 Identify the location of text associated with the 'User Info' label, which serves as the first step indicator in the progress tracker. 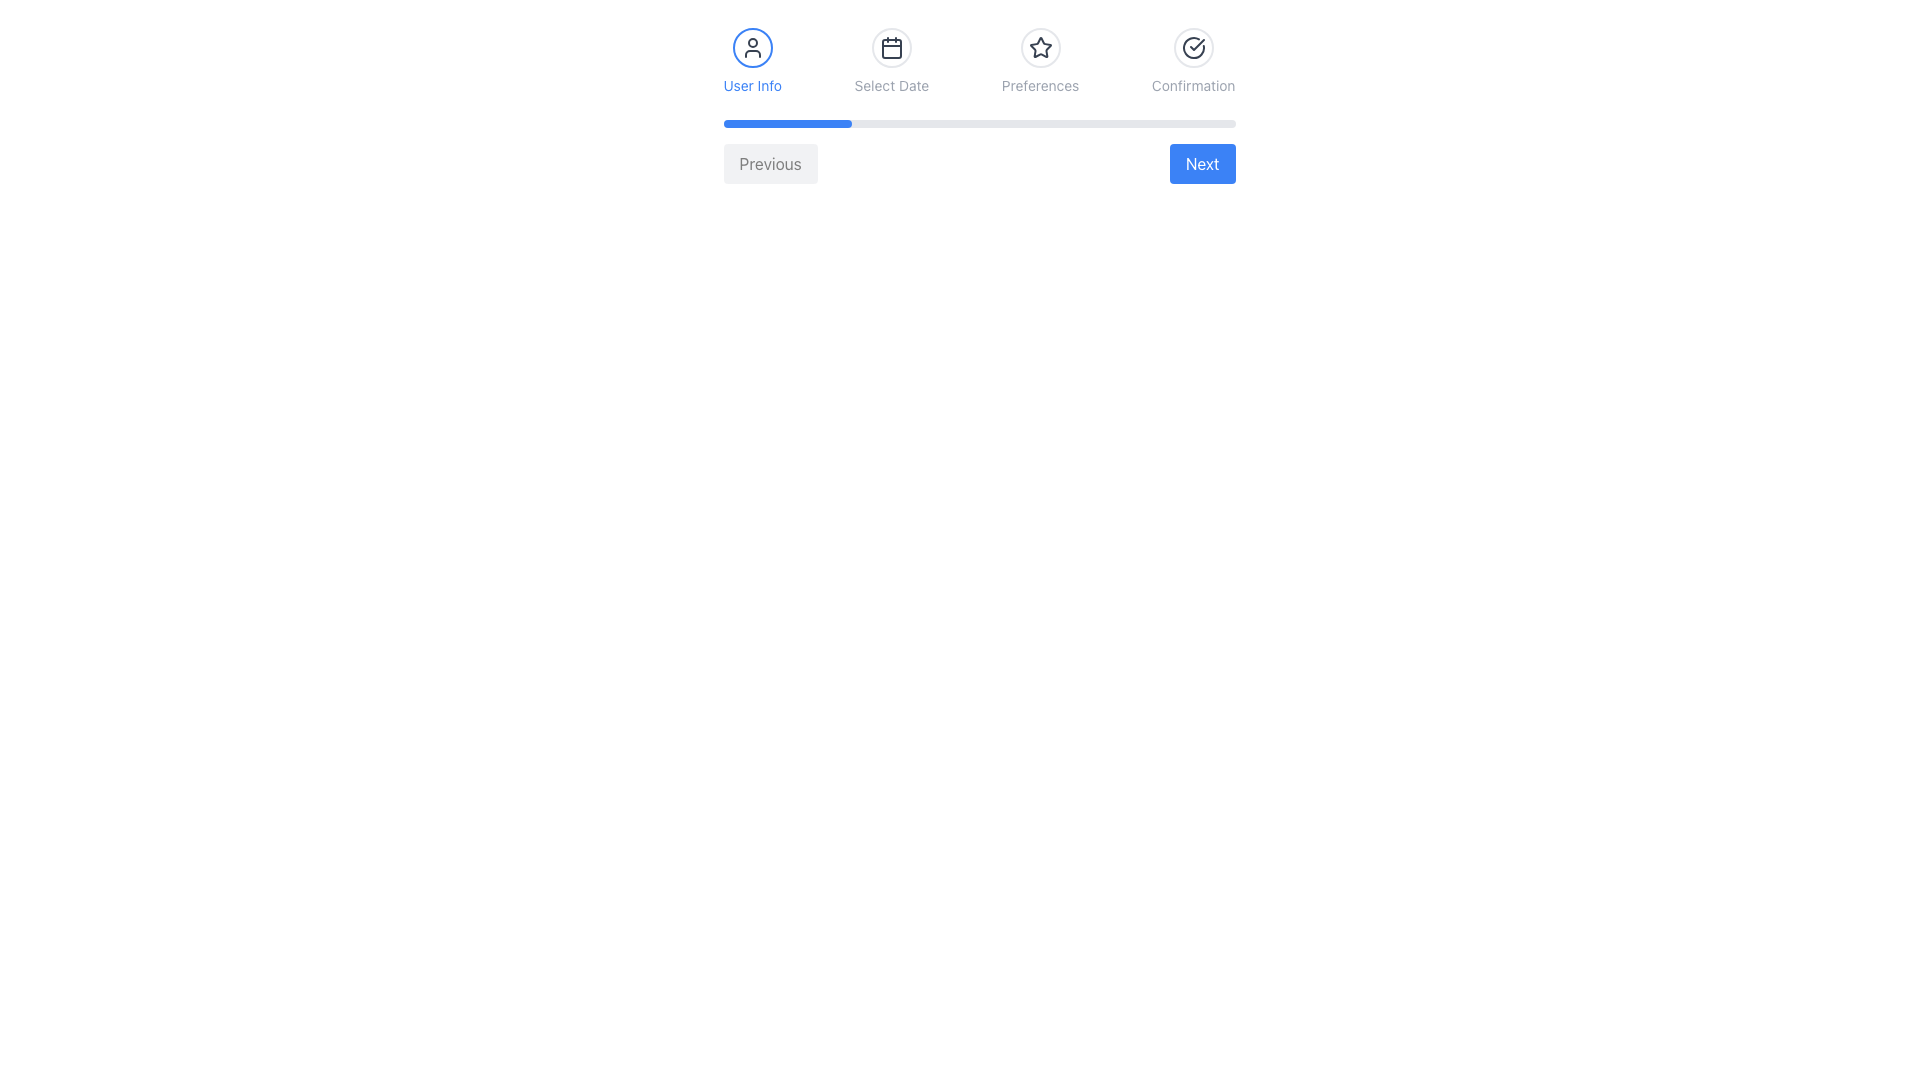
(751, 60).